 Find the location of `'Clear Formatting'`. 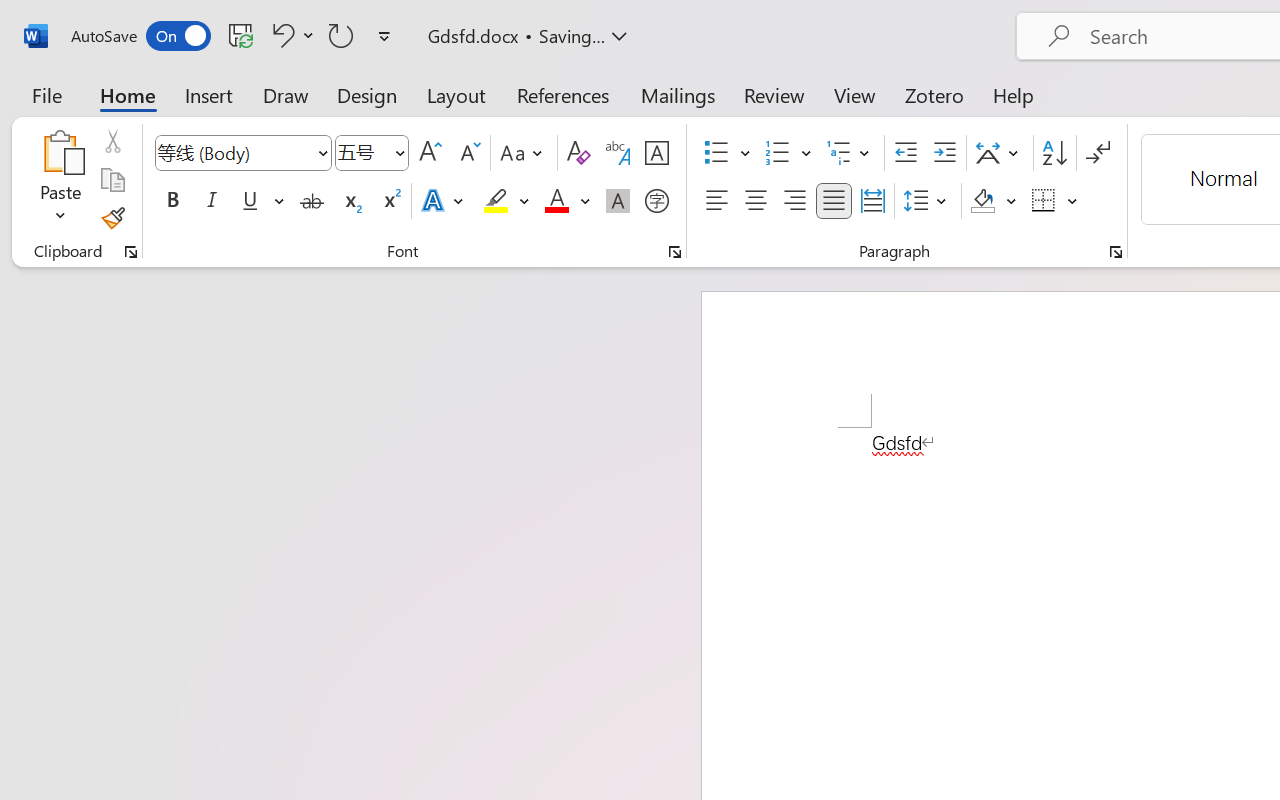

'Clear Formatting' is located at coordinates (577, 153).